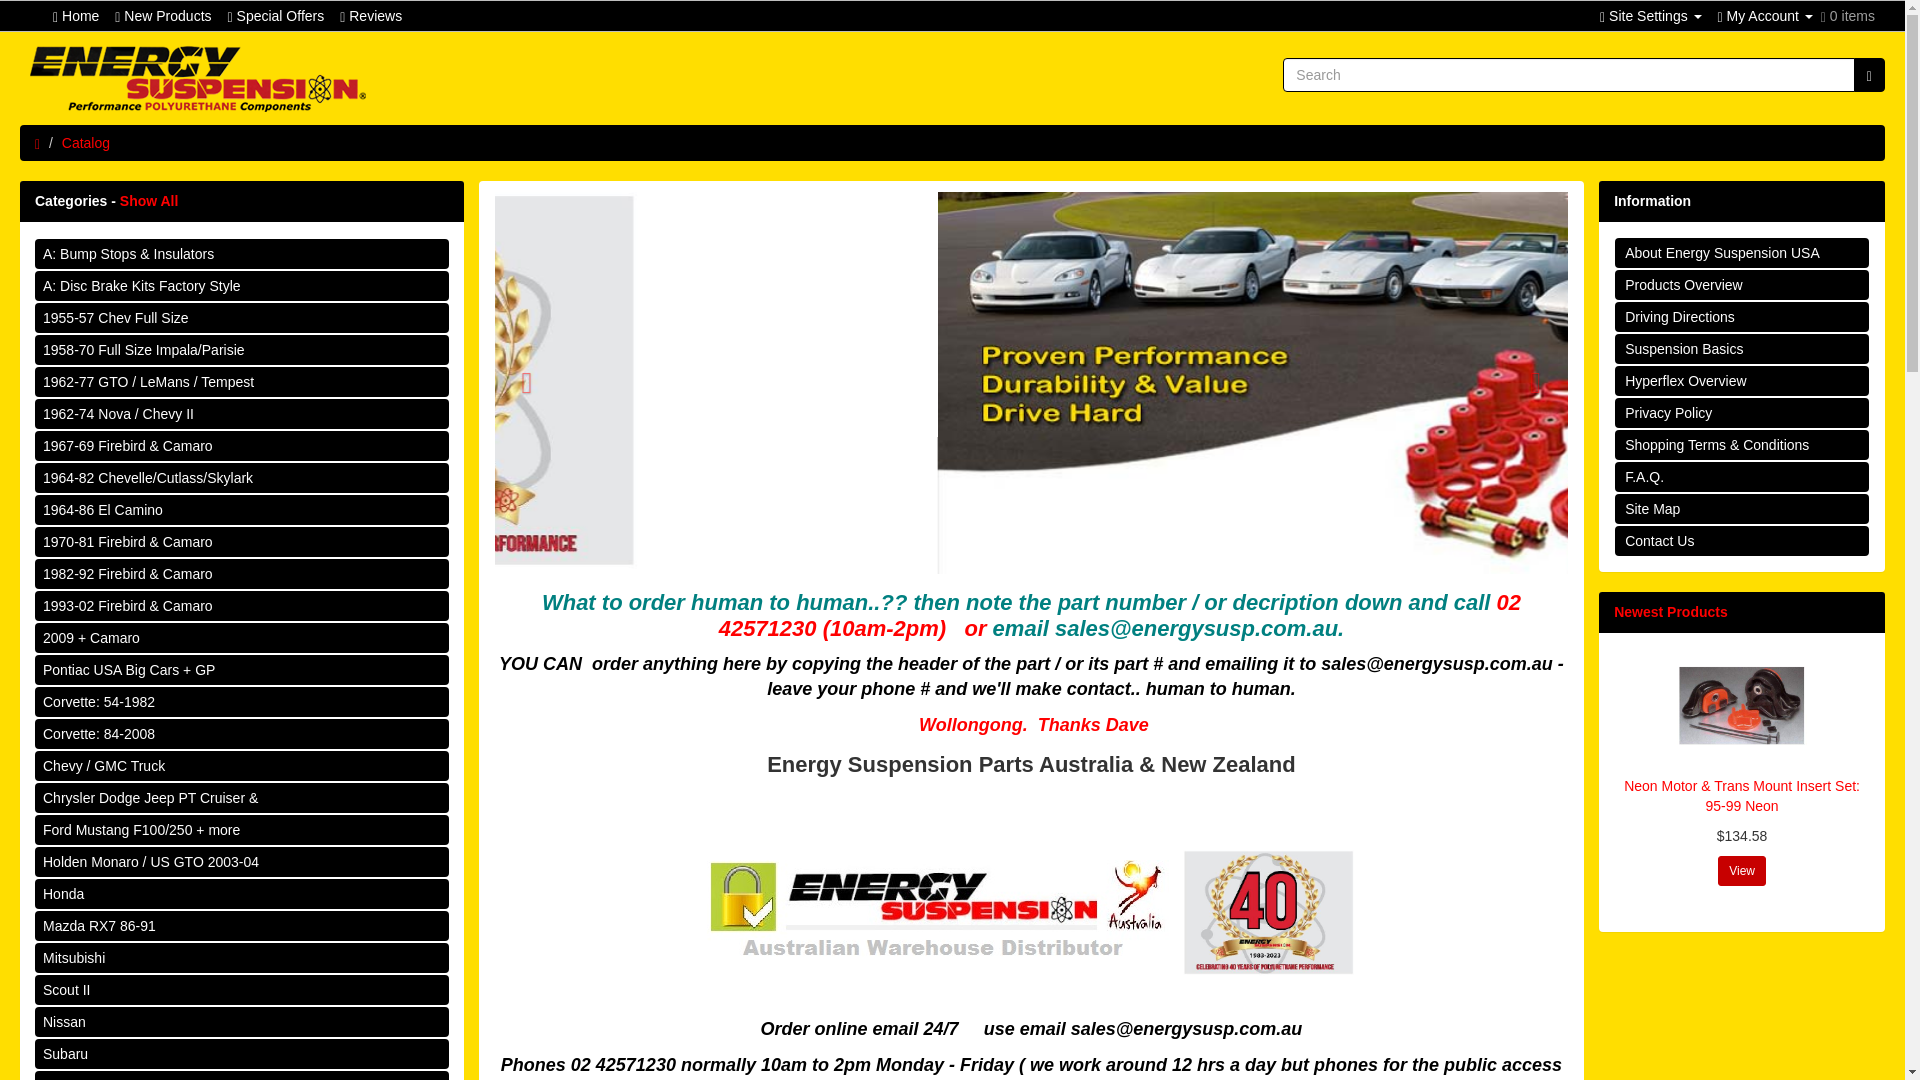 The width and height of the screenshot is (1920, 1080). What do you see at coordinates (240, 508) in the screenshot?
I see `'1964-86 El Camino'` at bounding box center [240, 508].